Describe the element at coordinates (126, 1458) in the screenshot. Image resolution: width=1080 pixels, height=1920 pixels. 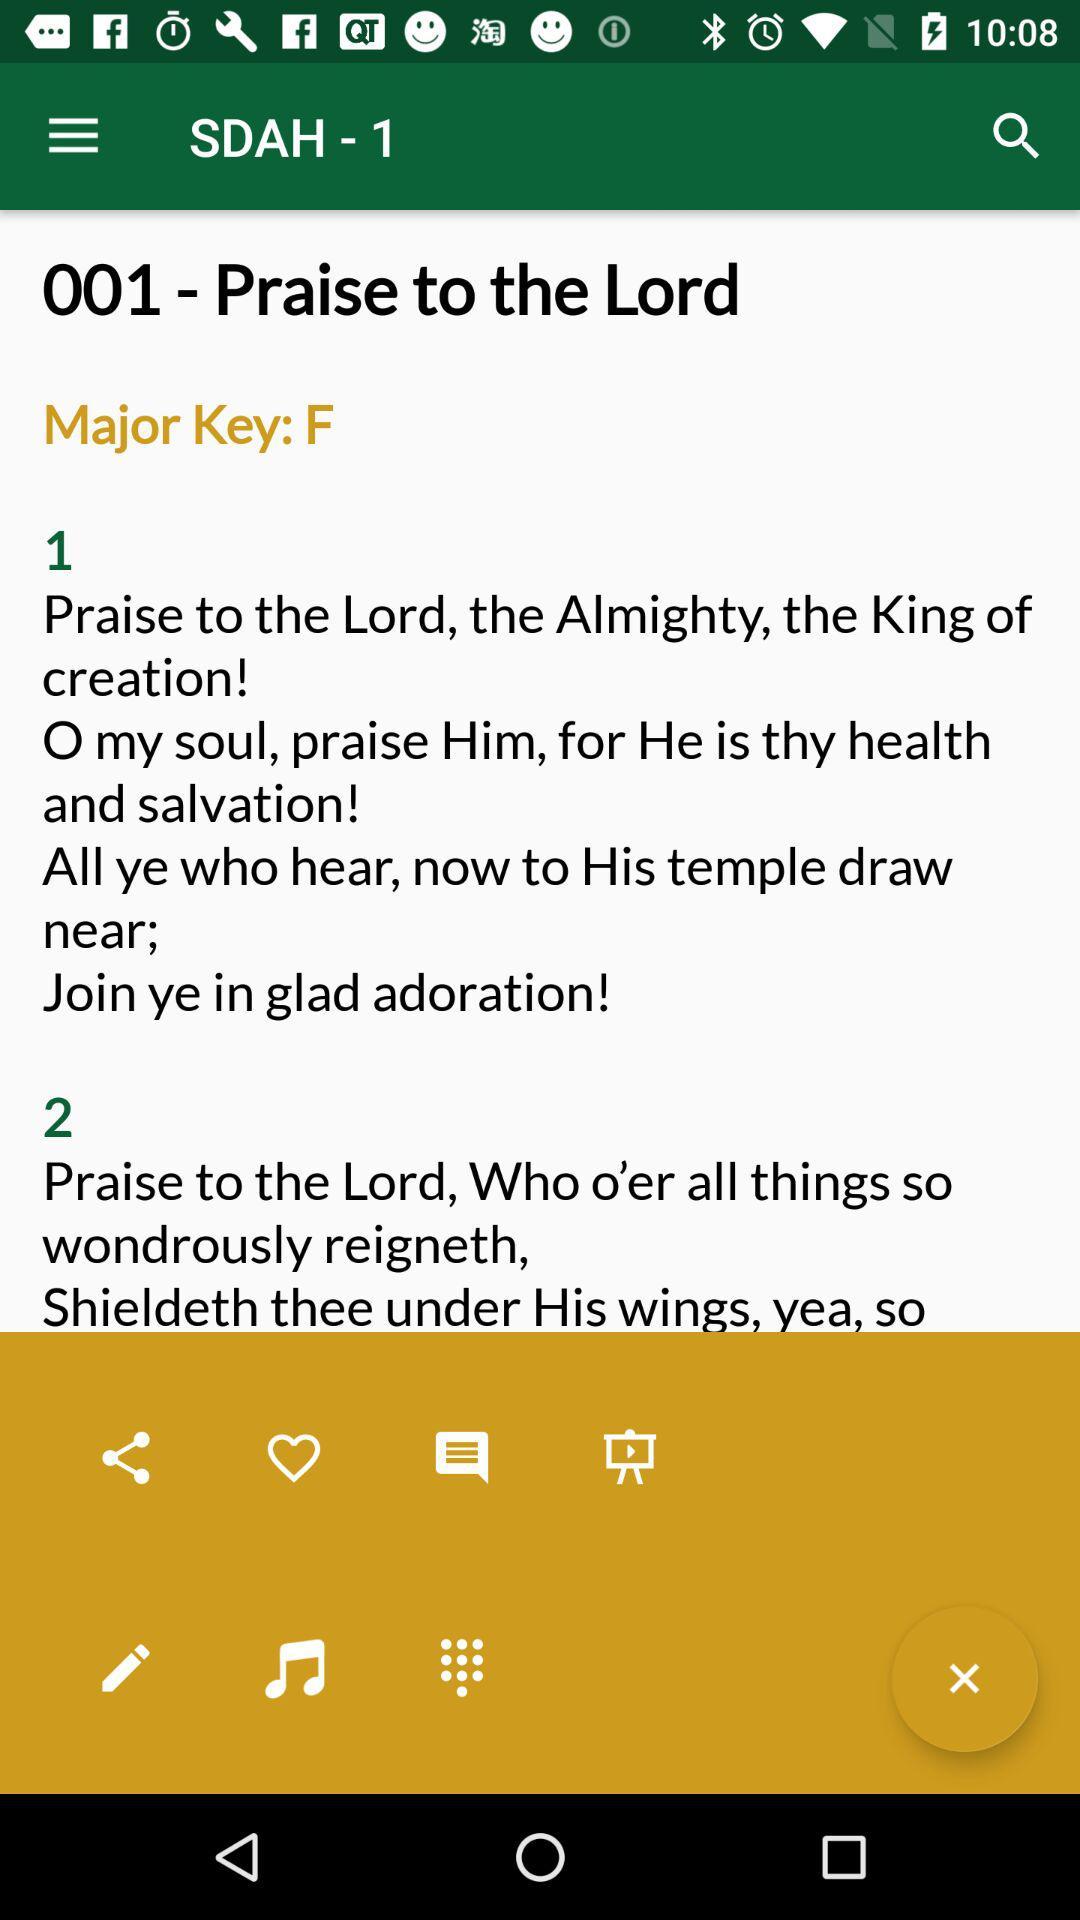
I see `the share icon` at that location.